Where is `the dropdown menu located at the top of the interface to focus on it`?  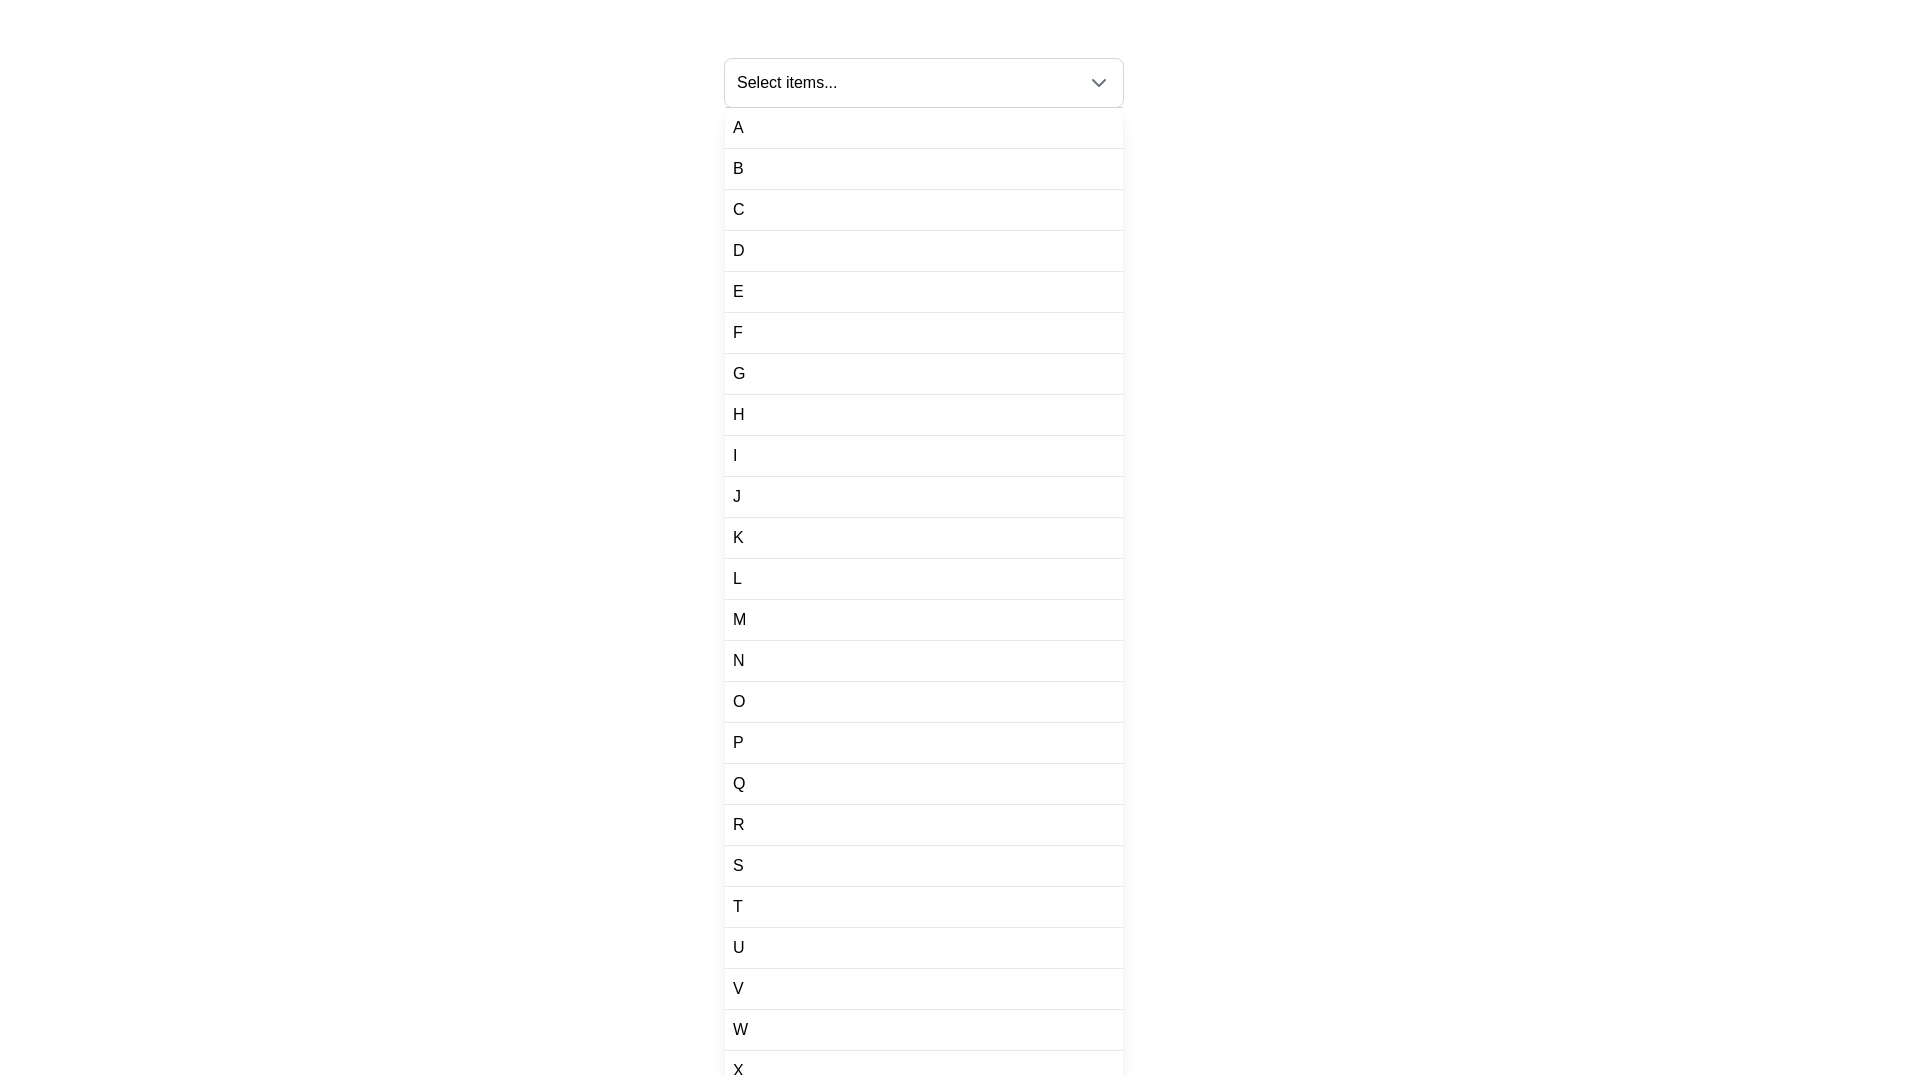
the dropdown menu located at the top of the interface to focus on it is located at coordinates (923, 82).